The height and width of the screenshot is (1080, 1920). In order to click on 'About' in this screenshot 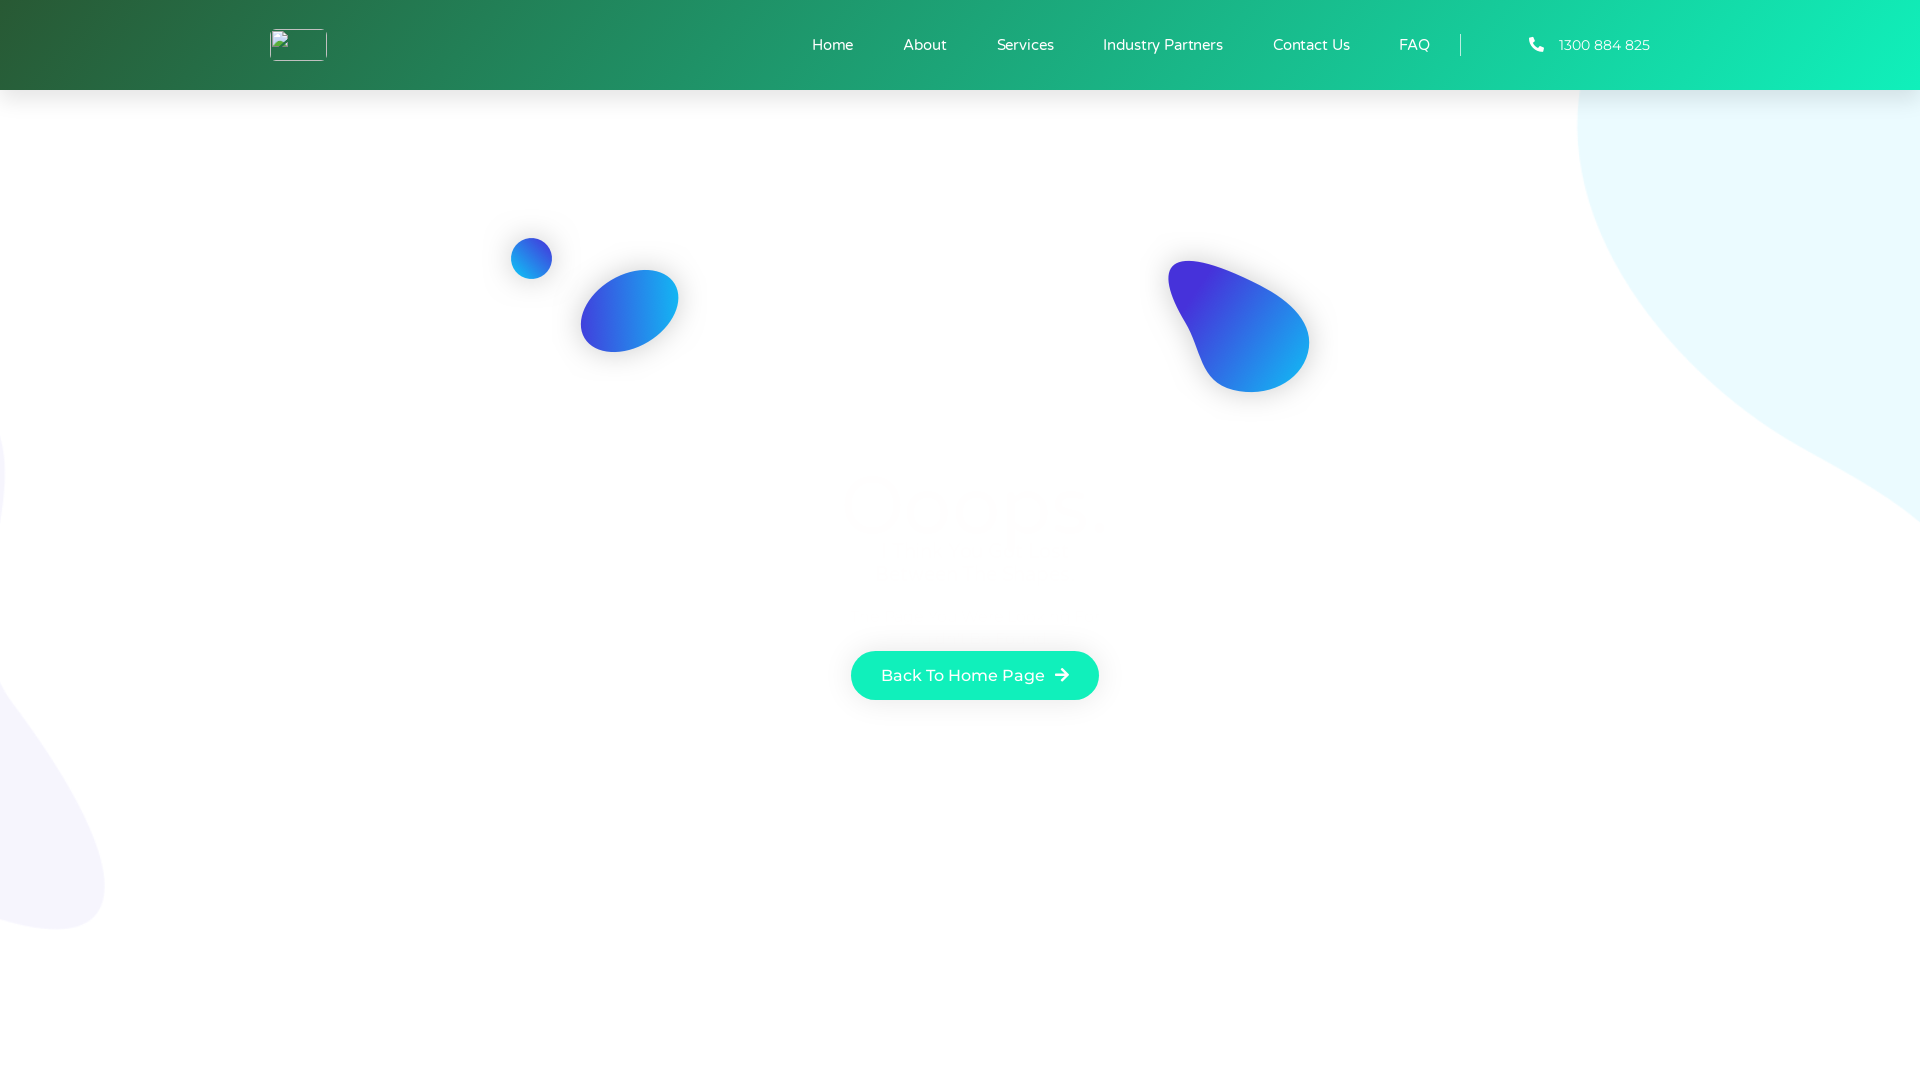, I will do `click(923, 45)`.